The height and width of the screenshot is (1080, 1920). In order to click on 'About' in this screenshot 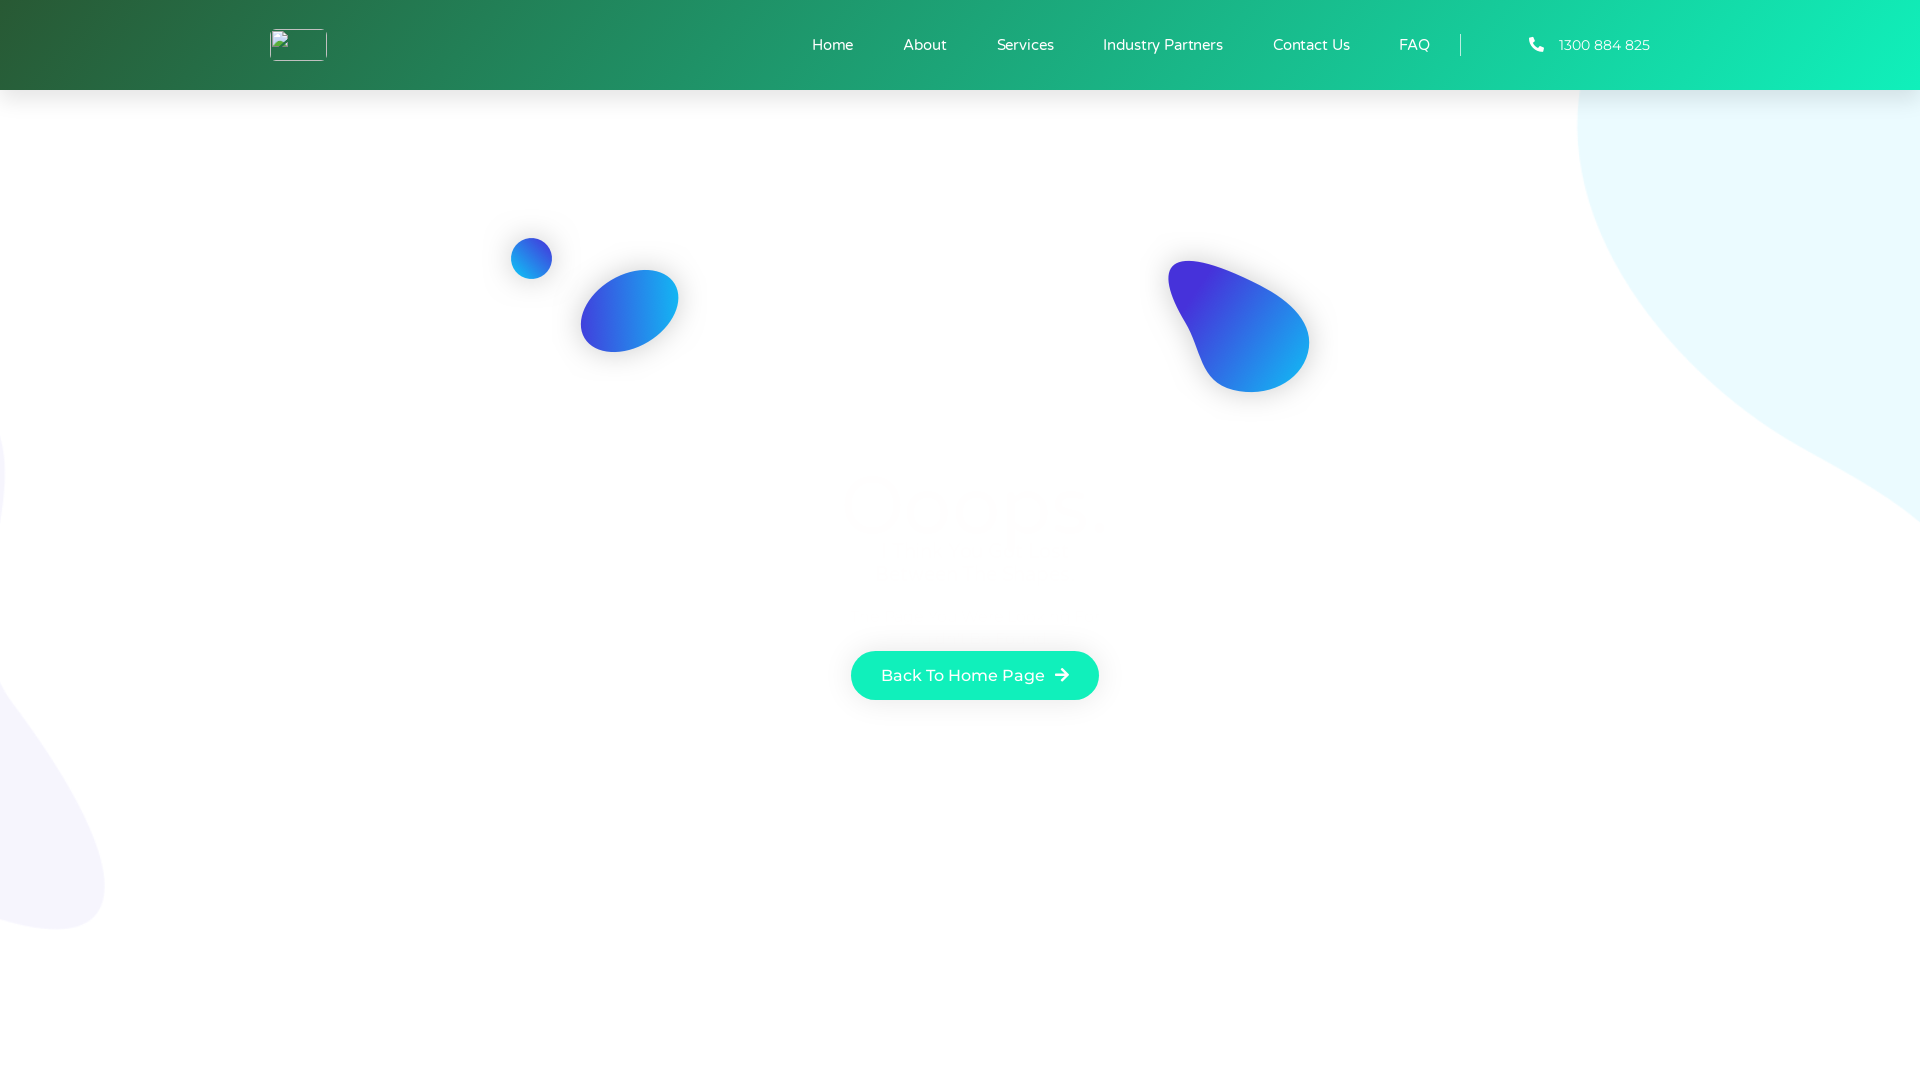, I will do `click(923, 45)`.